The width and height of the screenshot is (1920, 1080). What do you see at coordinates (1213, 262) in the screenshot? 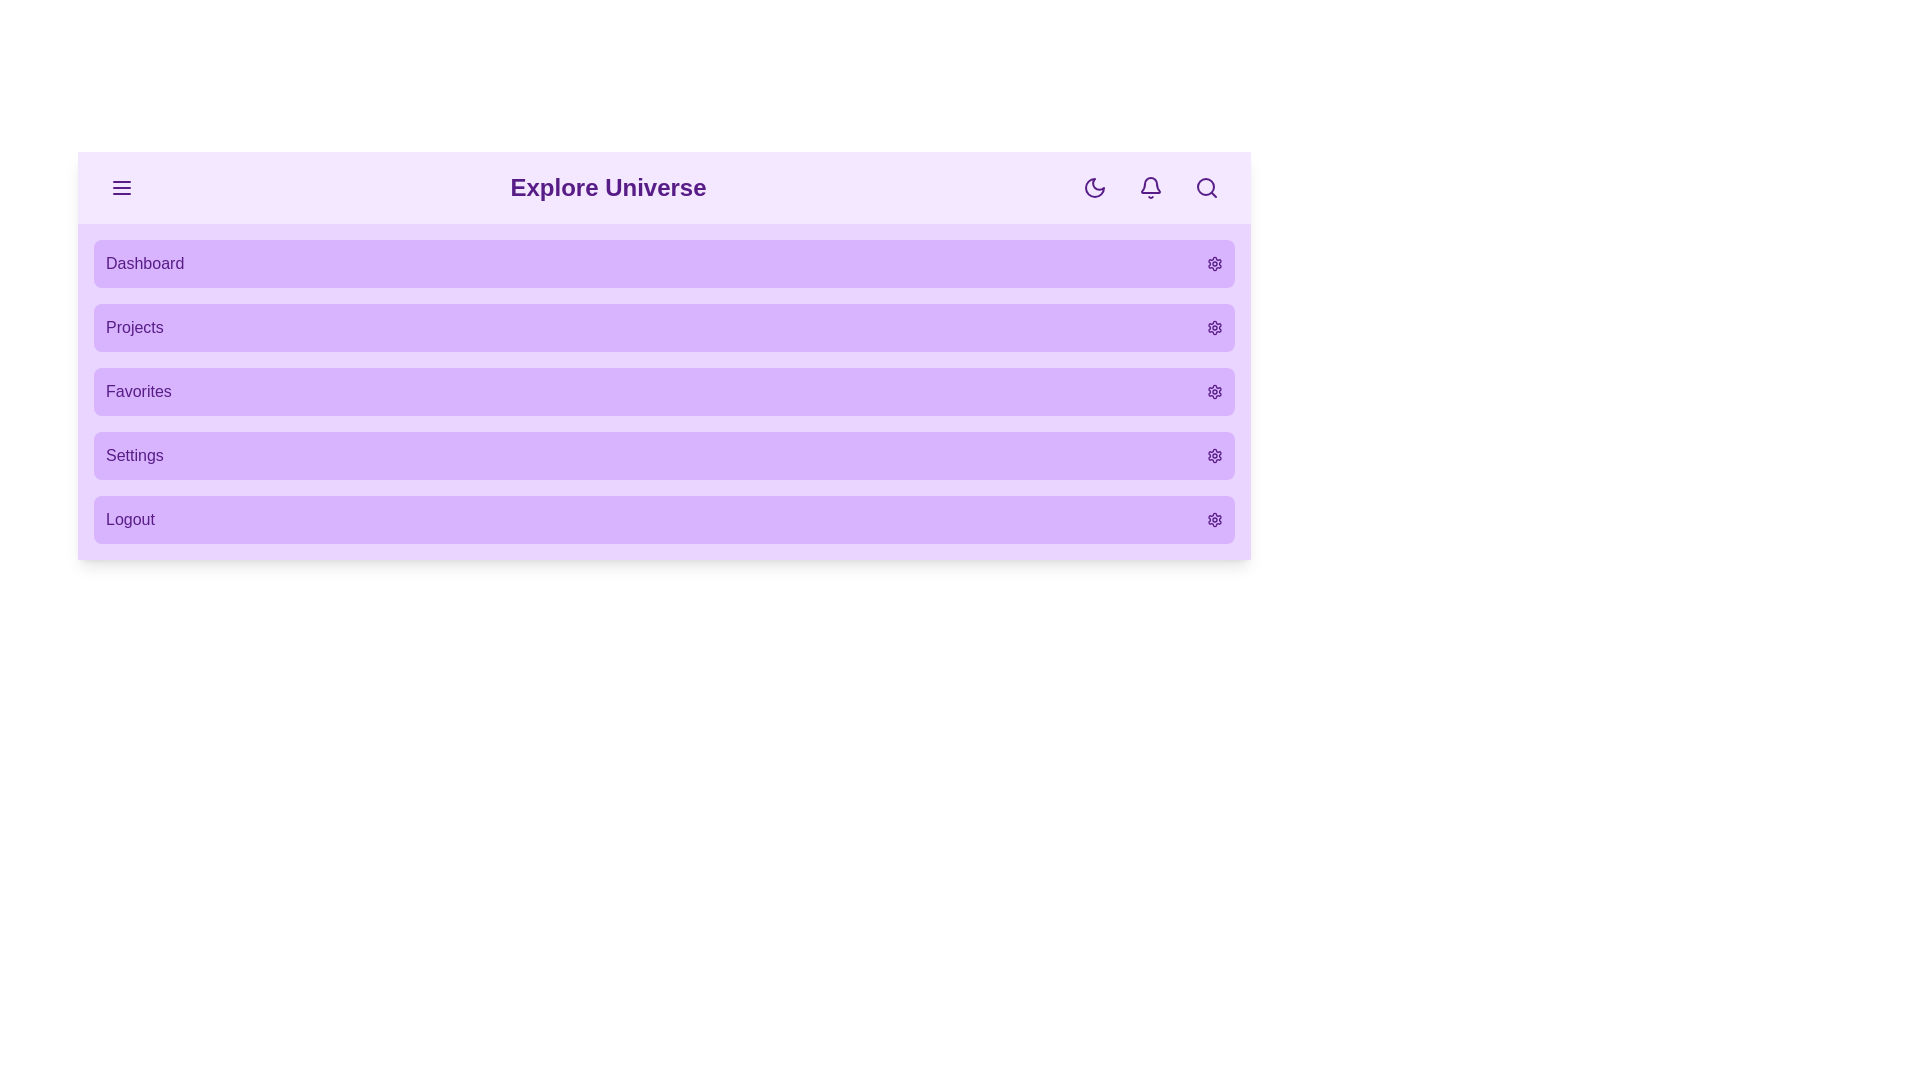
I see `the settings icon for the menu item labeled Dashboard` at bounding box center [1213, 262].